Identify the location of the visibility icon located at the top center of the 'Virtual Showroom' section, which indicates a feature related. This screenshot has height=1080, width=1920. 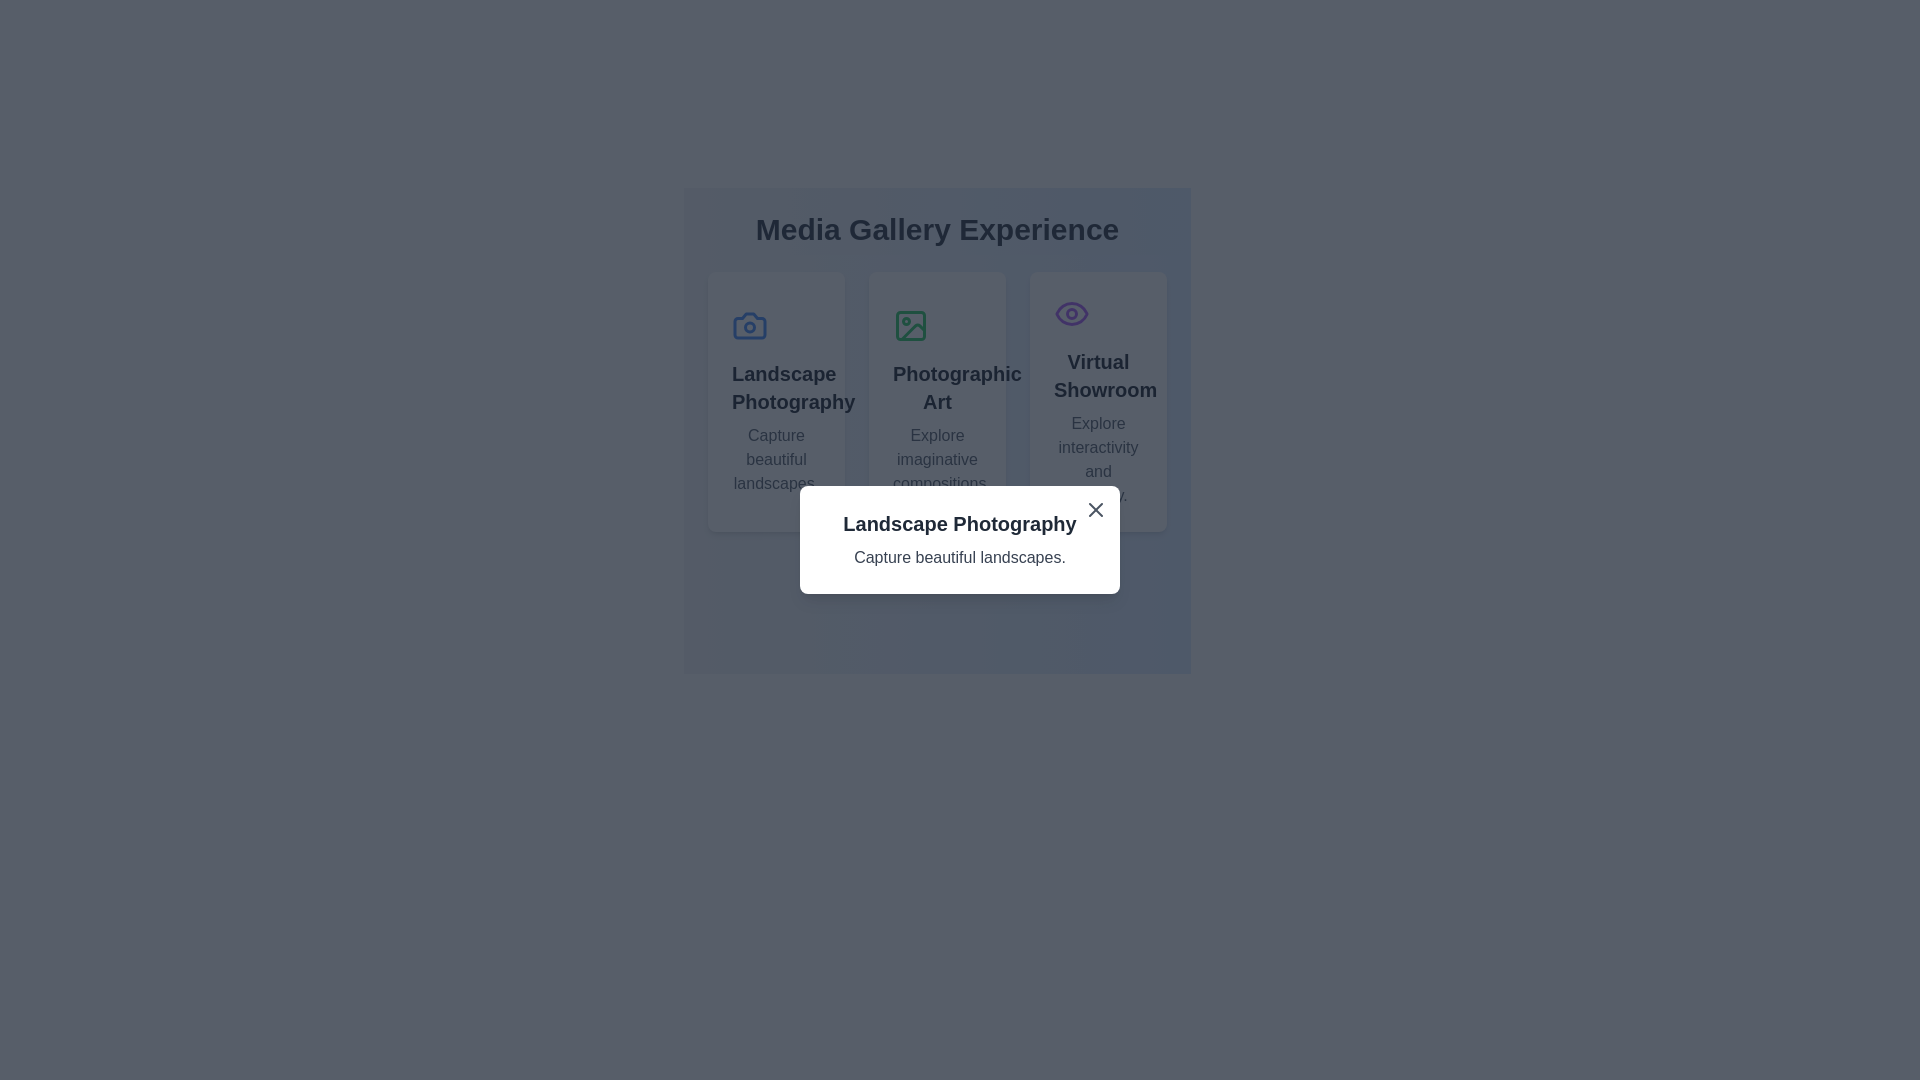
(1070, 313).